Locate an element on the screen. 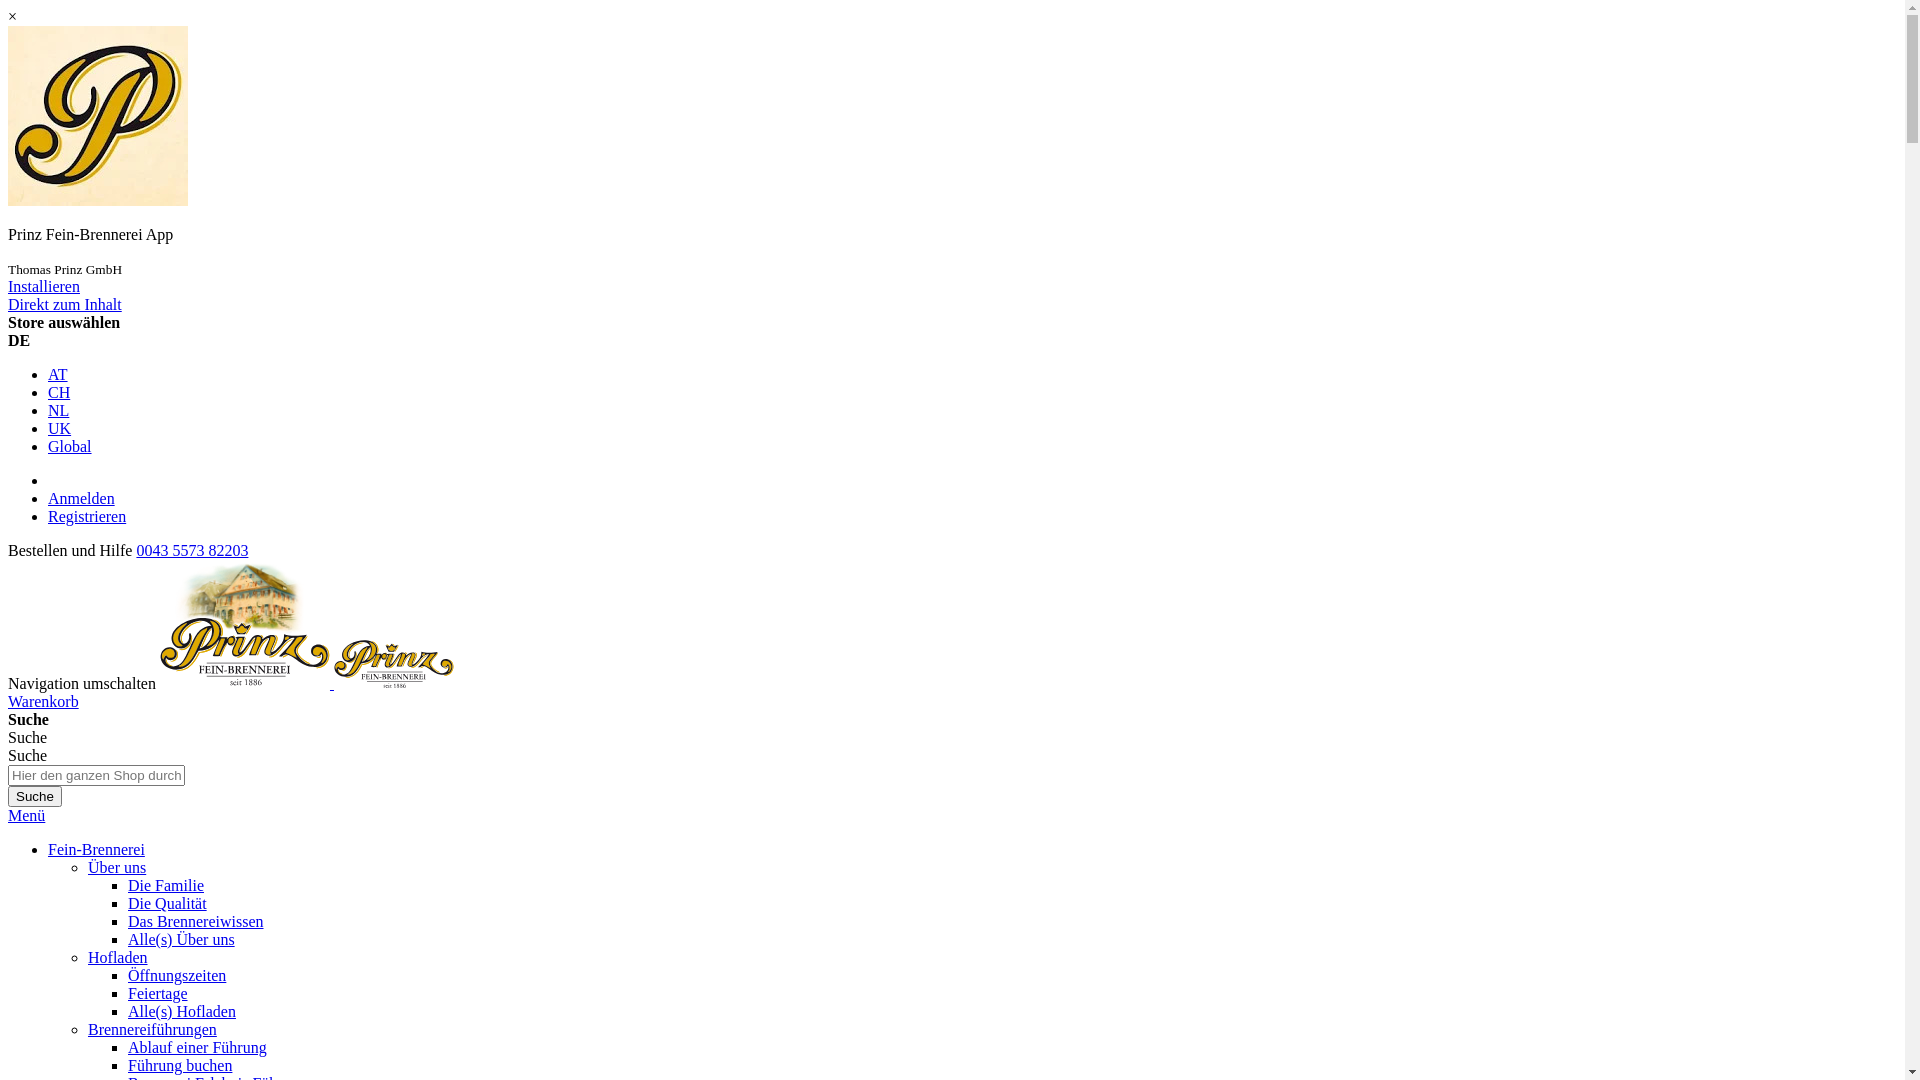  'AT' is located at coordinates (57, 374).